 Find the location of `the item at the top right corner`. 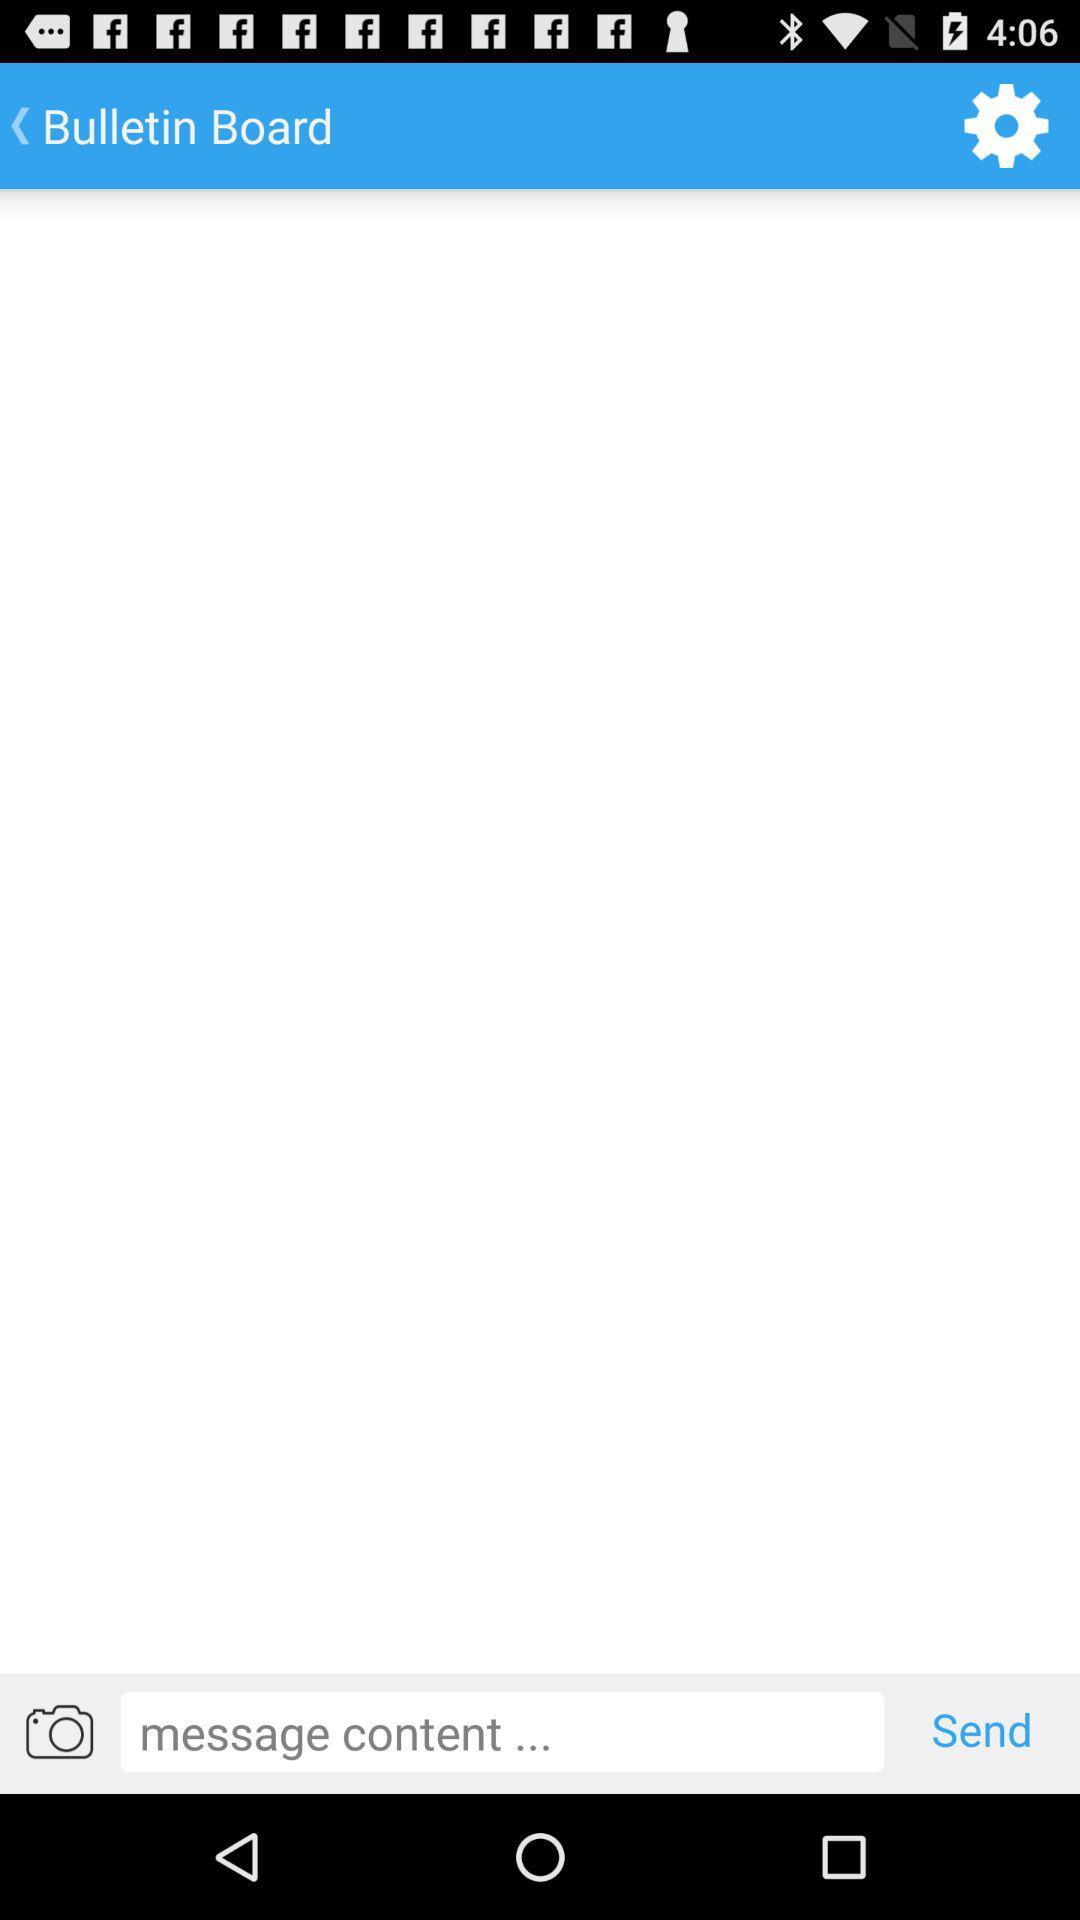

the item at the top right corner is located at coordinates (1006, 124).